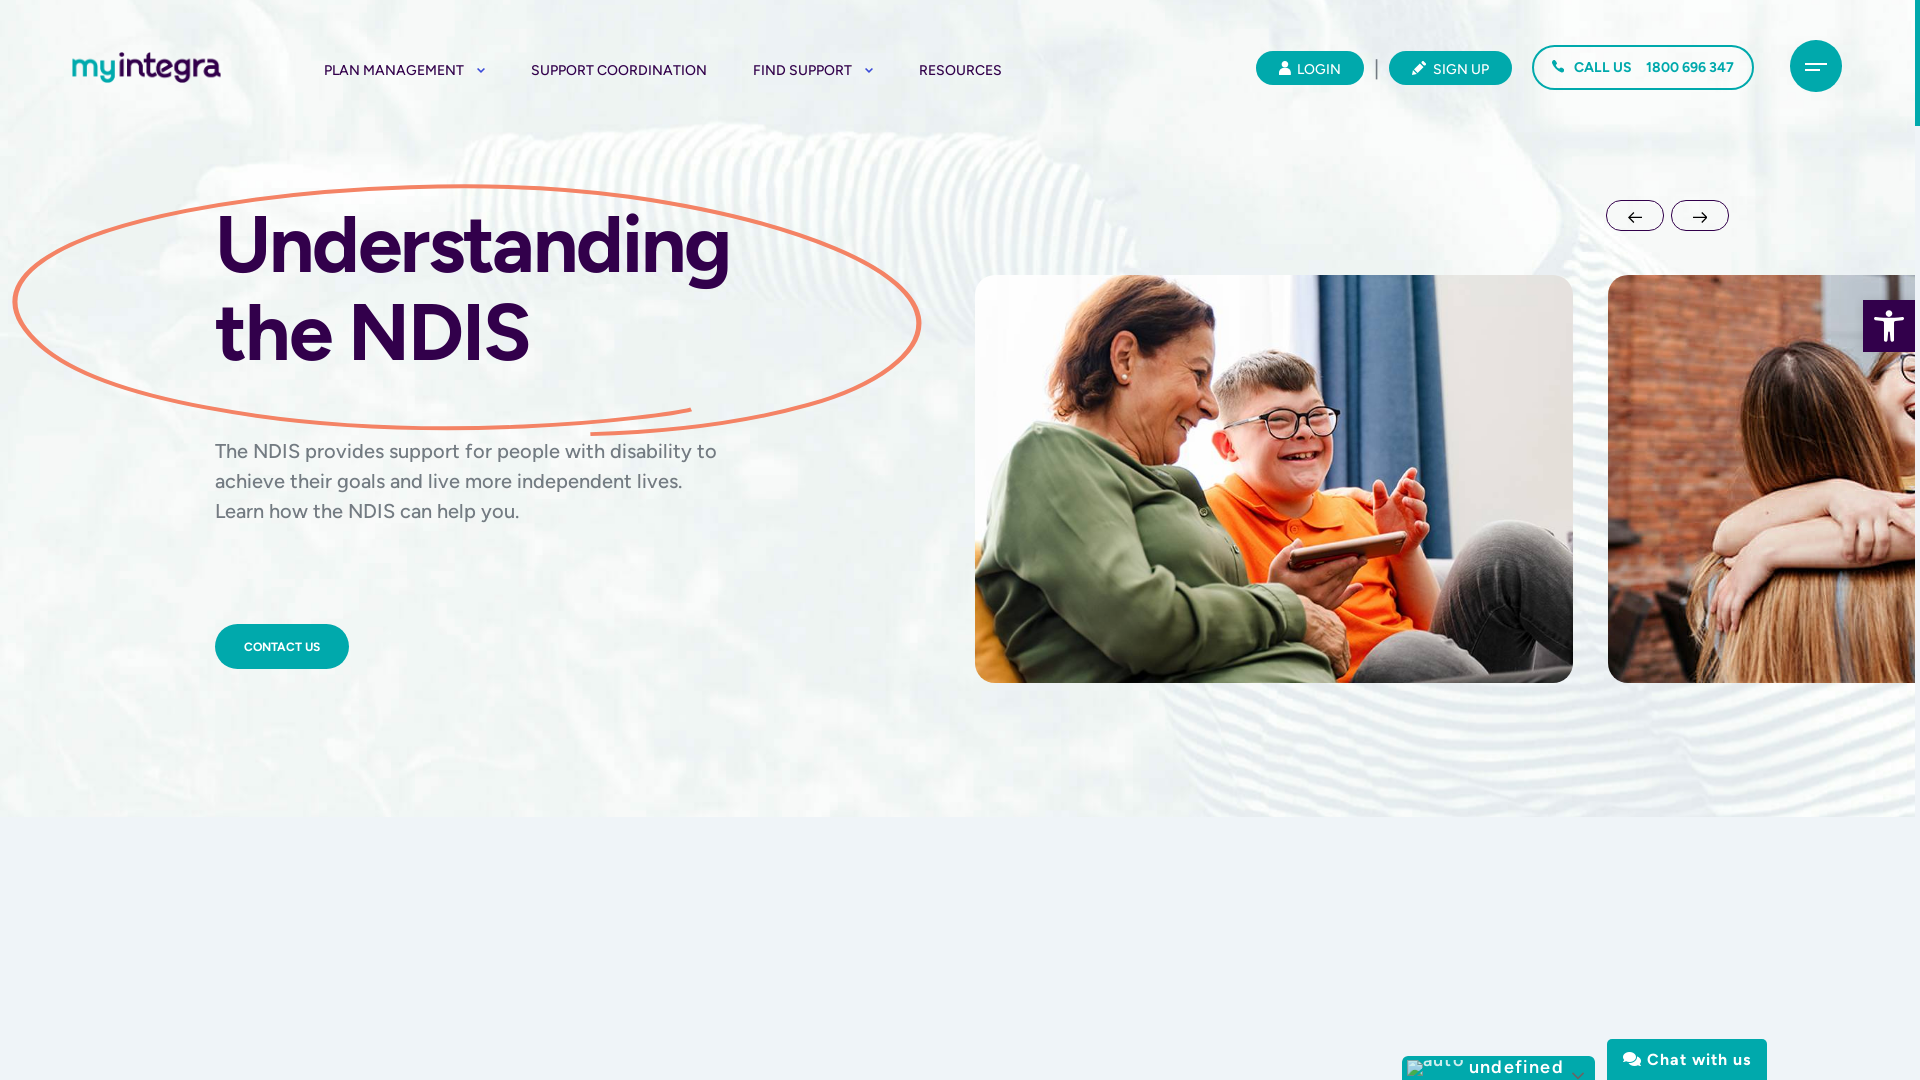 The height and width of the screenshot is (1080, 1920). I want to click on 'CONTACT US', so click(281, 646).